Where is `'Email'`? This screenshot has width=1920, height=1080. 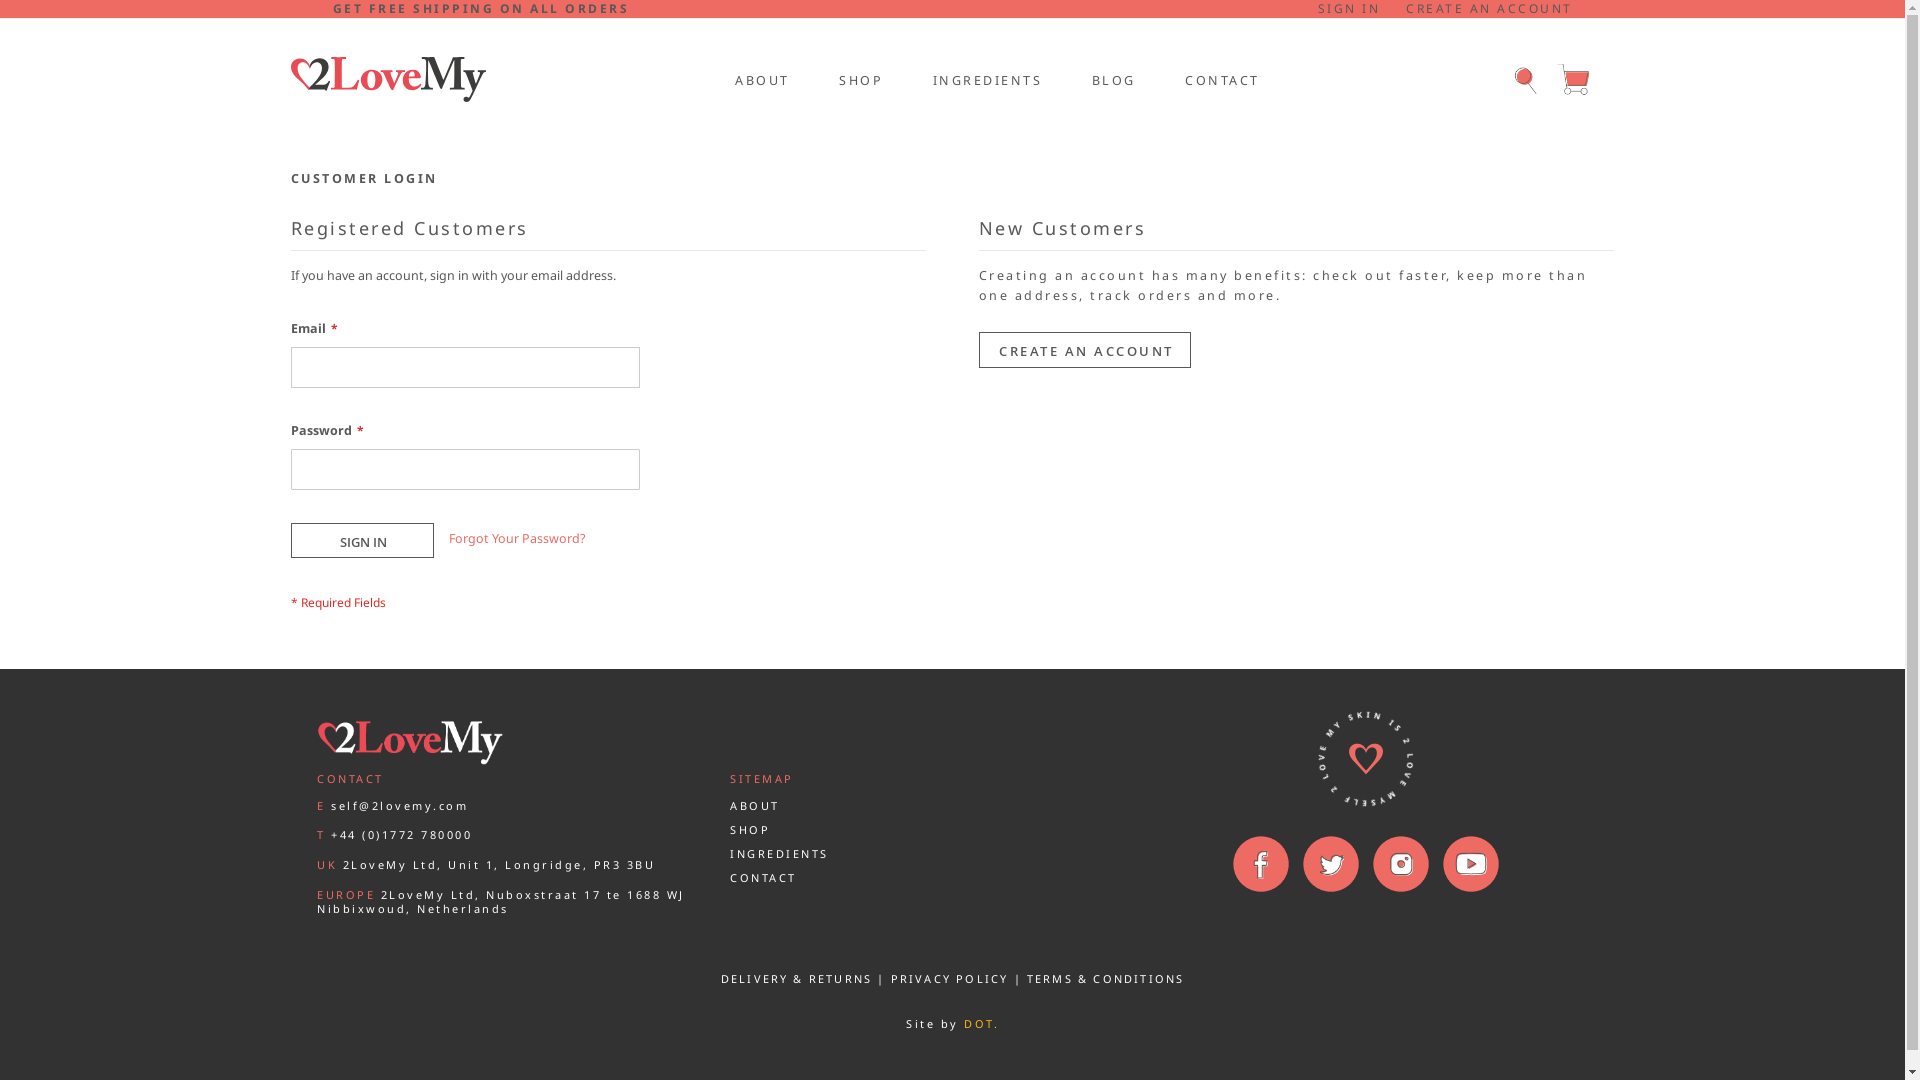 'Email' is located at coordinates (290, 367).